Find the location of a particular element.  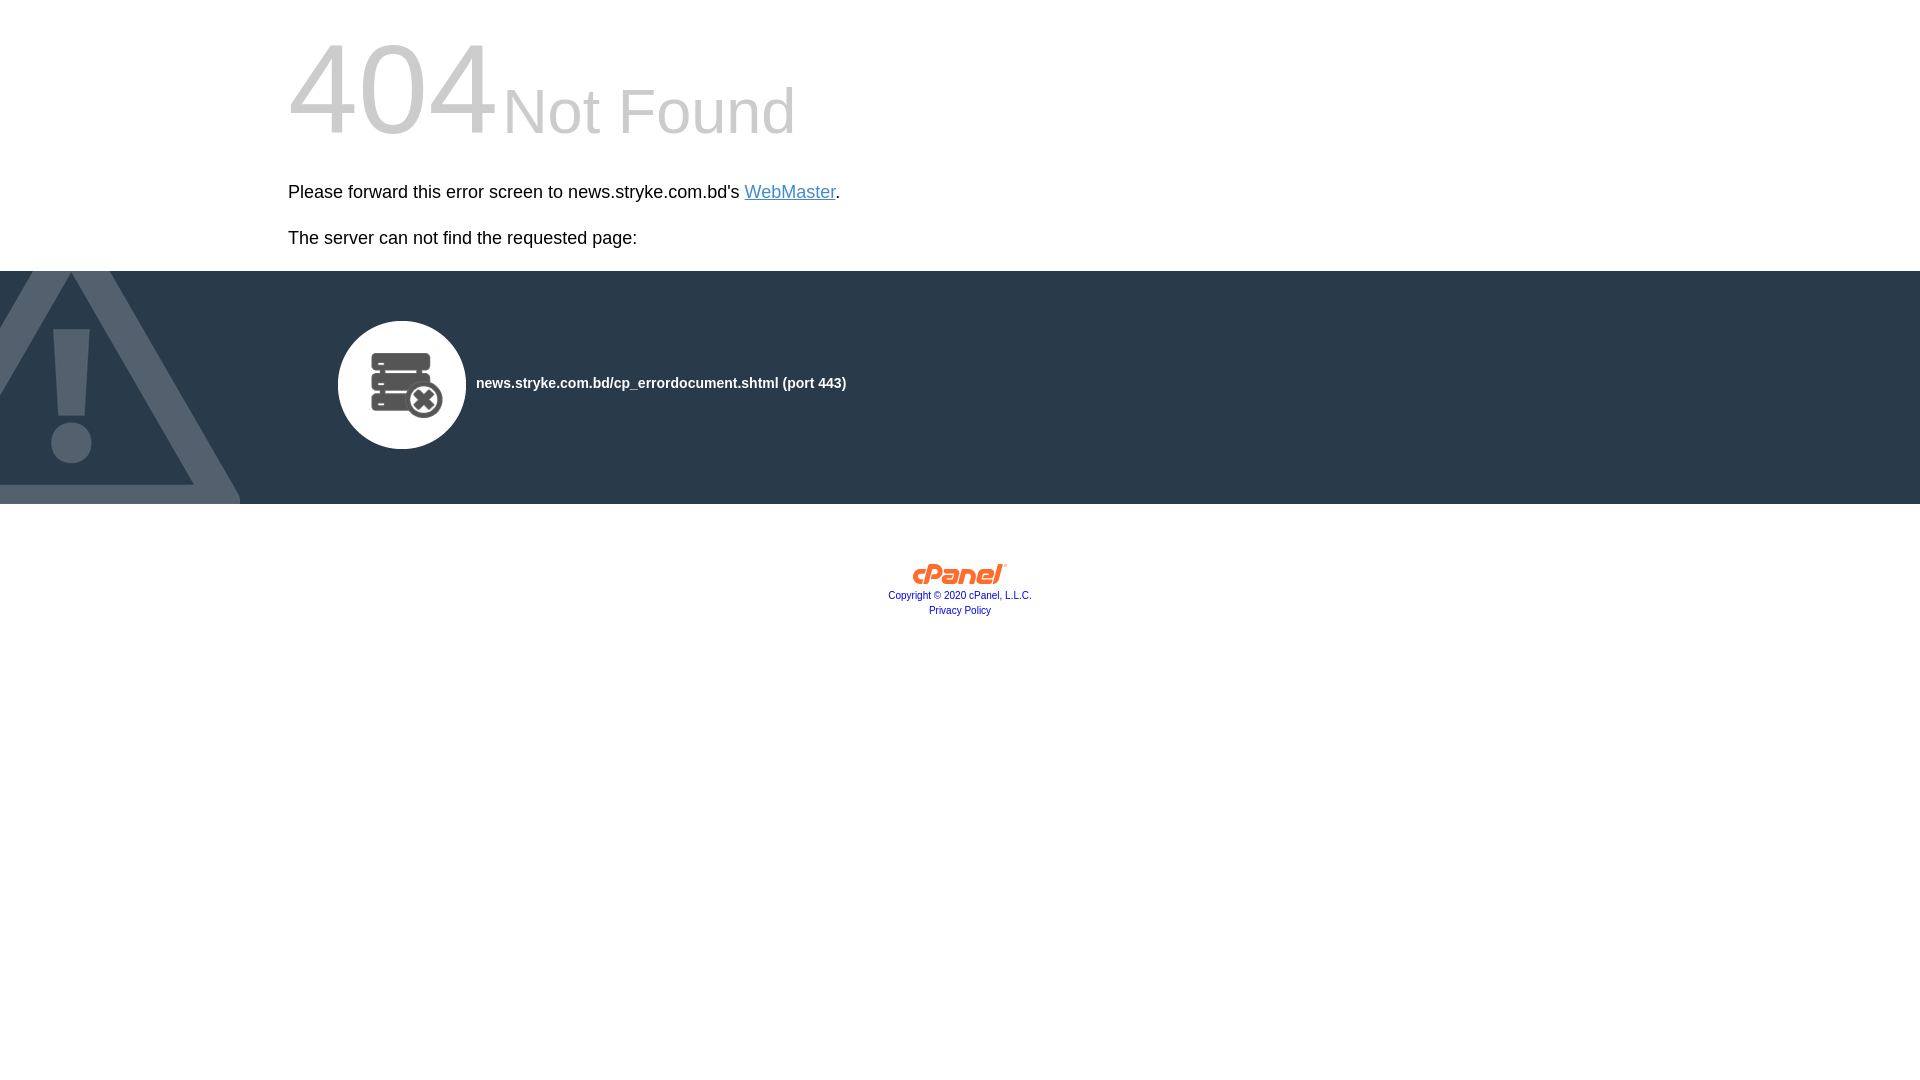

'WebMaster' is located at coordinates (789, 192).